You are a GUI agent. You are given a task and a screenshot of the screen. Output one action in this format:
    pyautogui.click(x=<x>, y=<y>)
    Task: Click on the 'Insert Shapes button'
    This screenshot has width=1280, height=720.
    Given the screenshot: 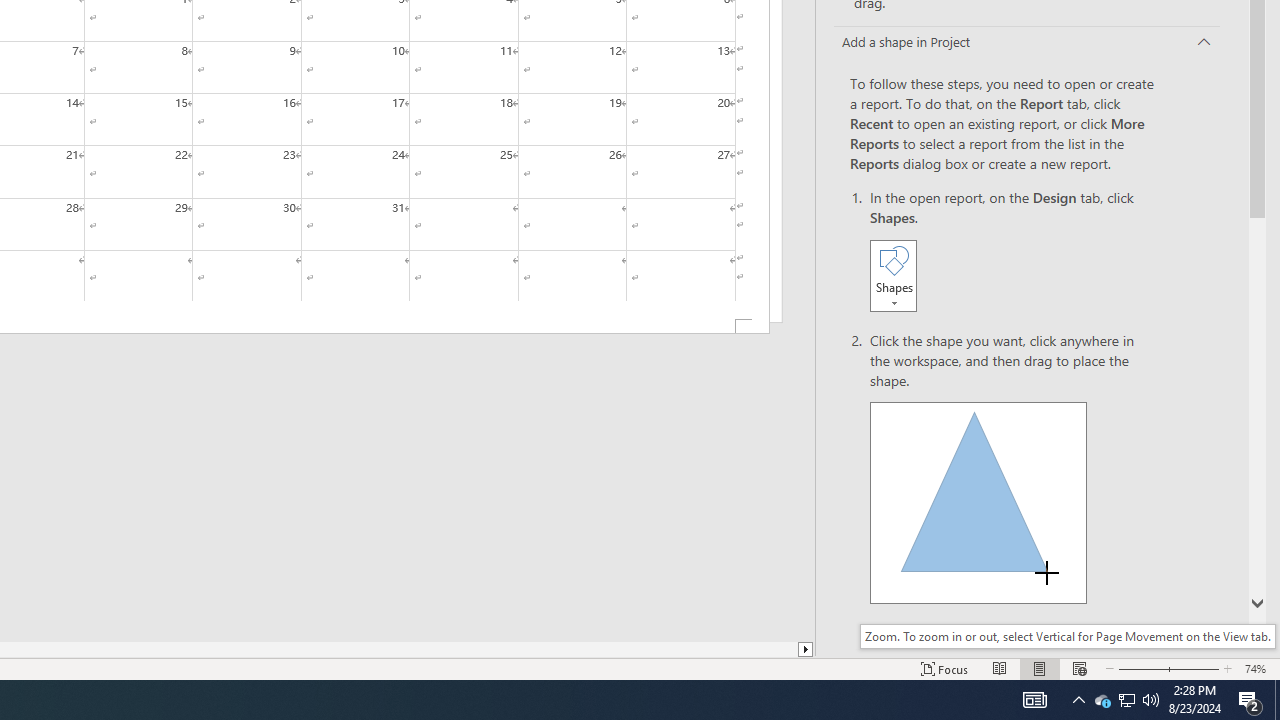 What is the action you would take?
    pyautogui.click(x=892, y=275)
    